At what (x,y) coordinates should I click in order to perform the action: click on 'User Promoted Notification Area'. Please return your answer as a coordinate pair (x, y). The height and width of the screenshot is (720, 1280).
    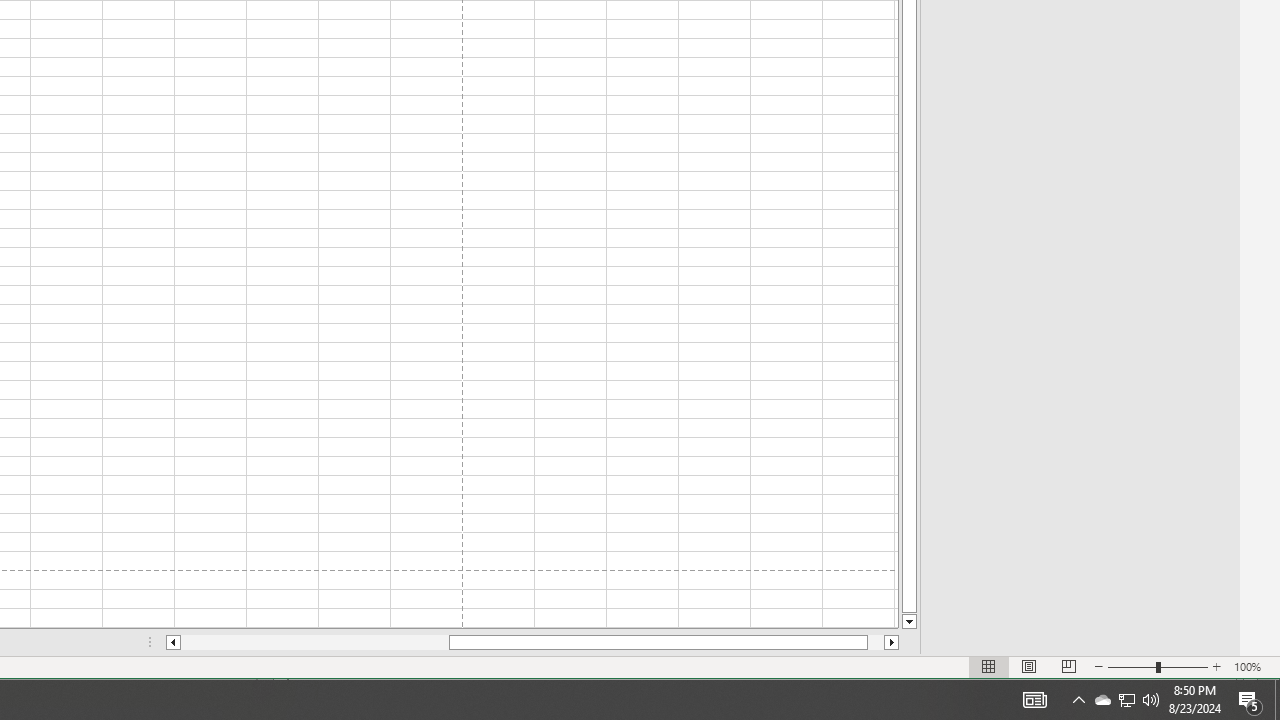
    Looking at the image, I should click on (1127, 698).